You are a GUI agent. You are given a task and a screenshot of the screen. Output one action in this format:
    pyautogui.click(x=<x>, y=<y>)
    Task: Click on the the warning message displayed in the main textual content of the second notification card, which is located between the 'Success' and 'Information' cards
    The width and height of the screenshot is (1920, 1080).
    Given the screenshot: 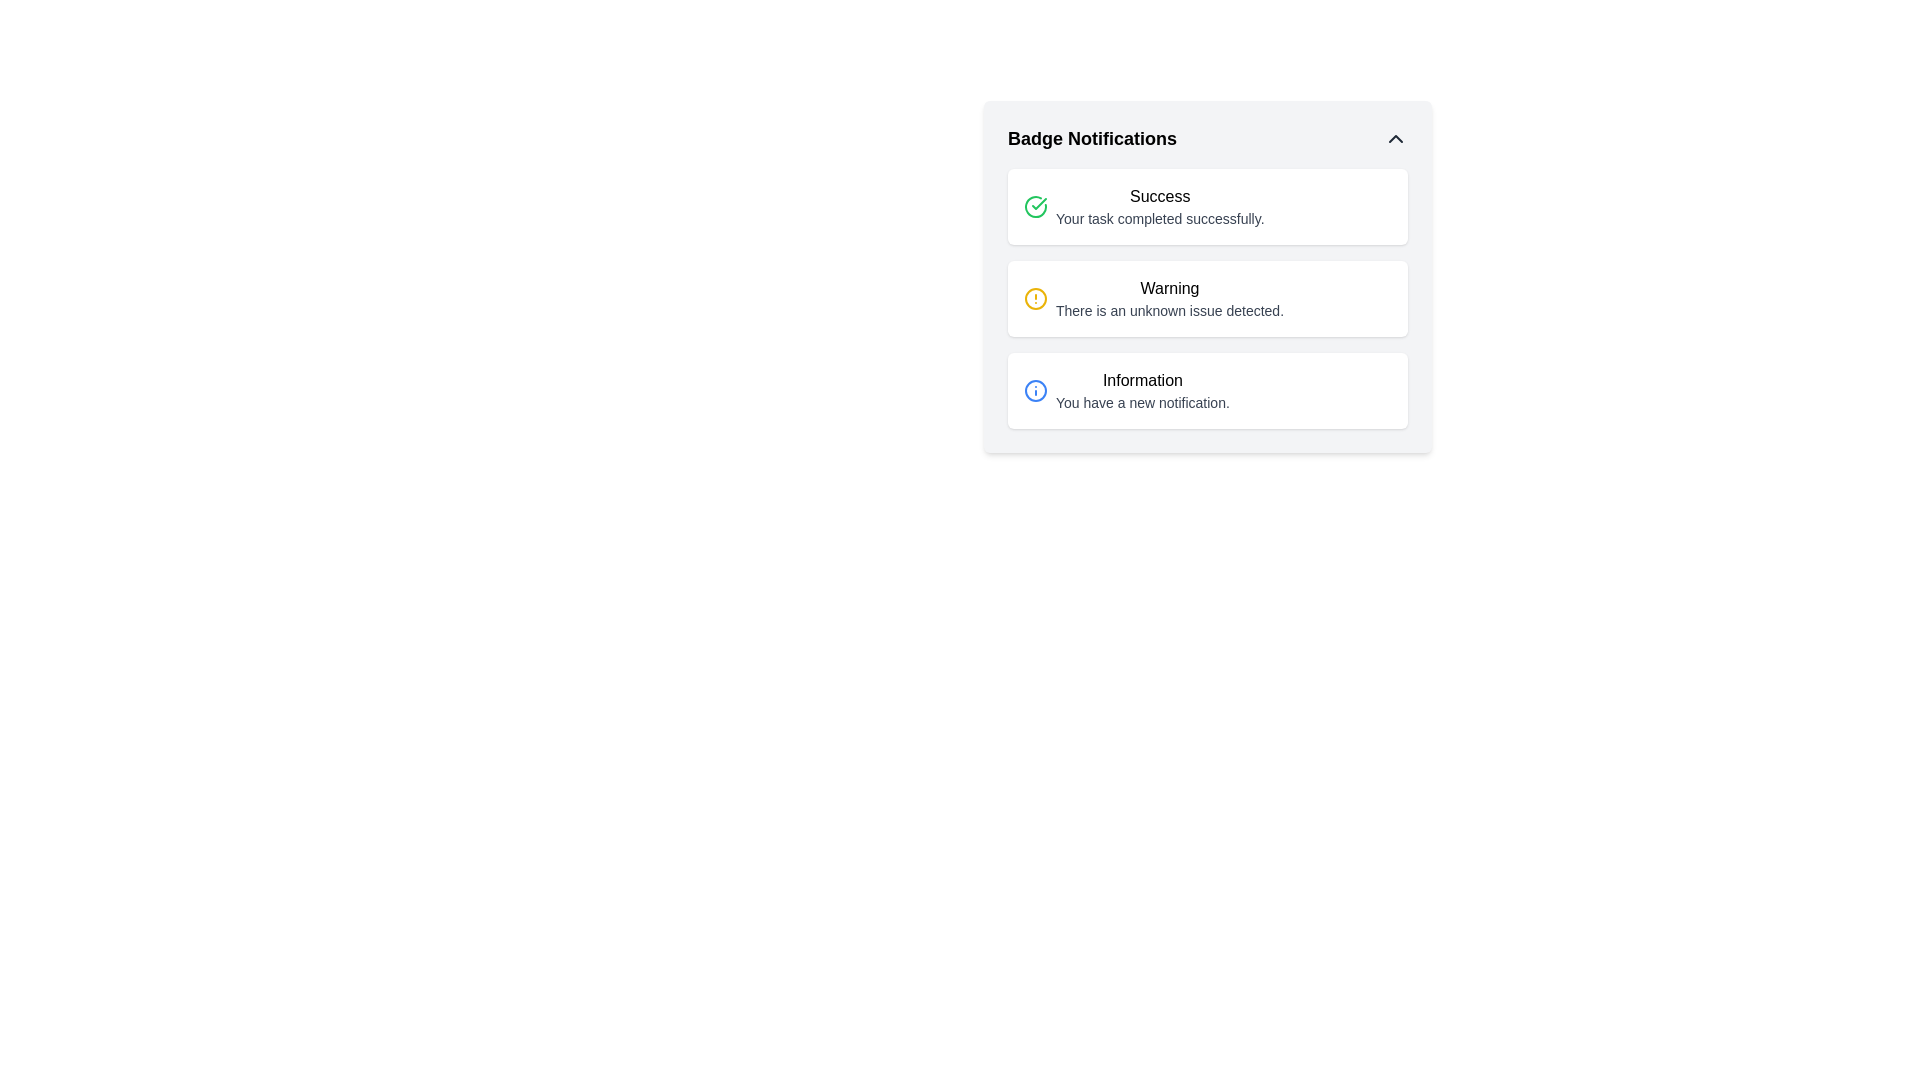 What is the action you would take?
    pyautogui.click(x=1170, y=299)
    